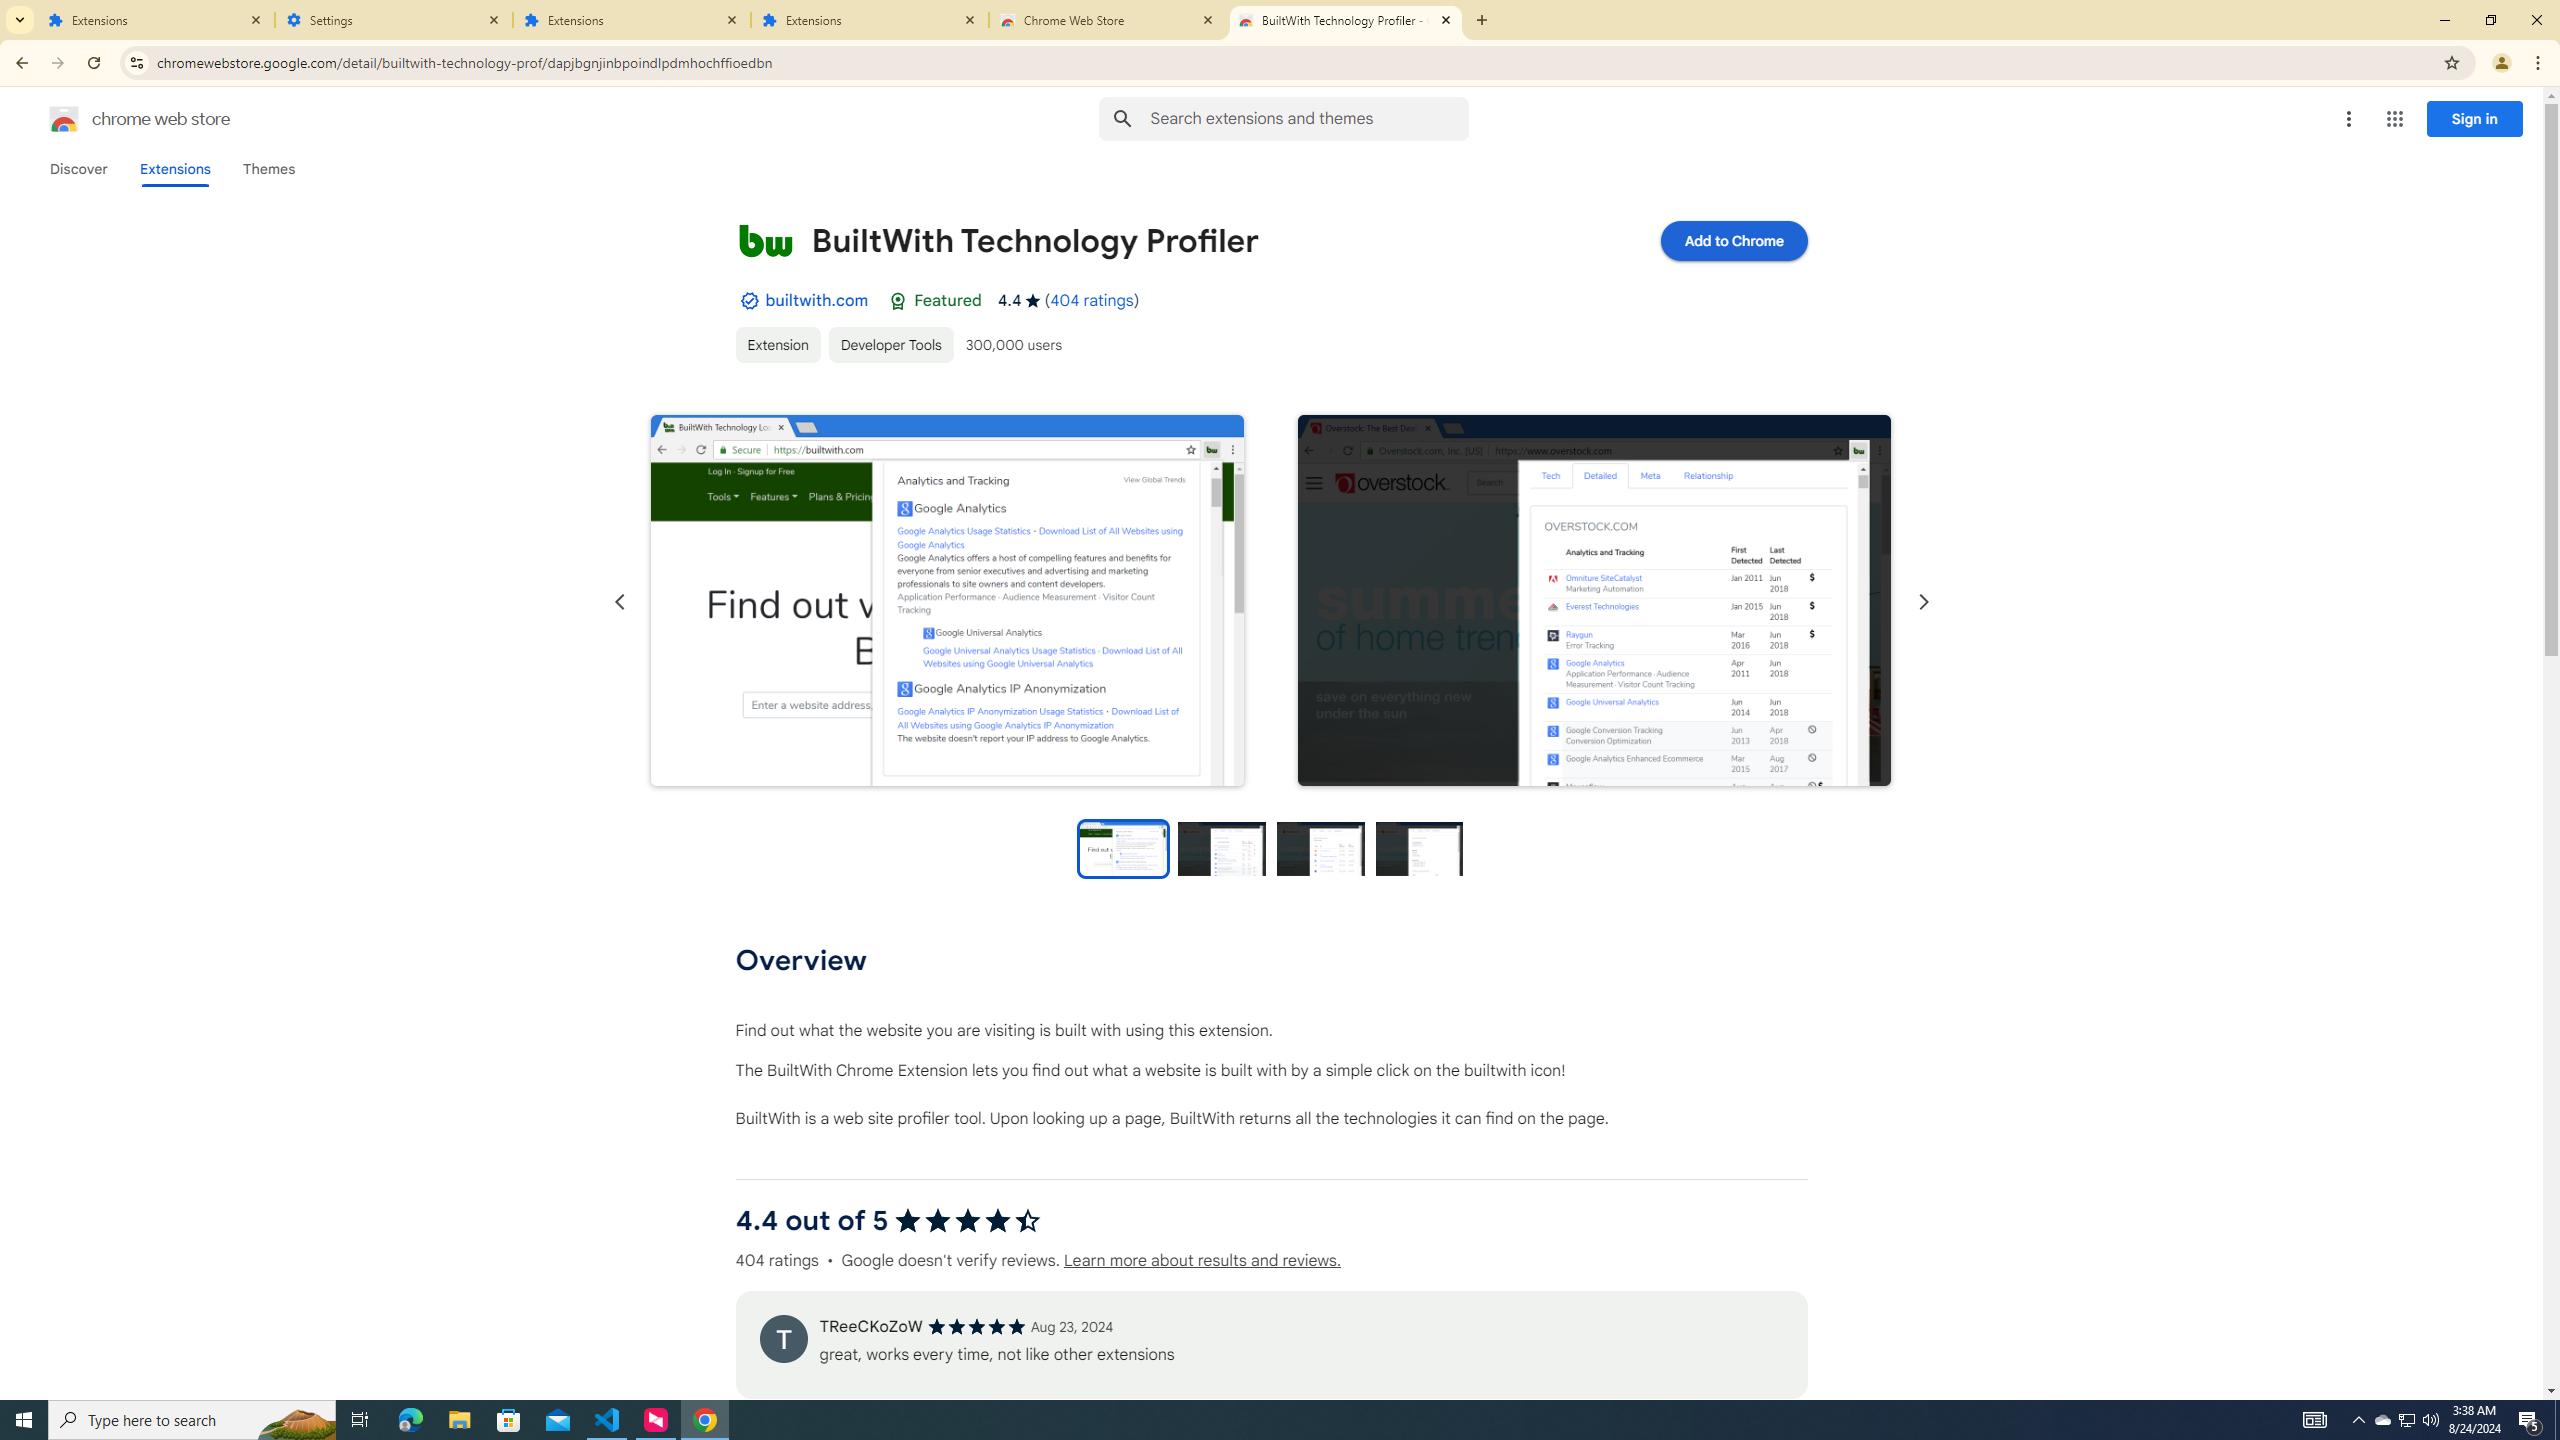 This screenshot has height=1440, width=2560. What do you see at coordinates (897, 299) in the screenshot?
I see `'Featured Badge'` at bounding box center [897, 299].